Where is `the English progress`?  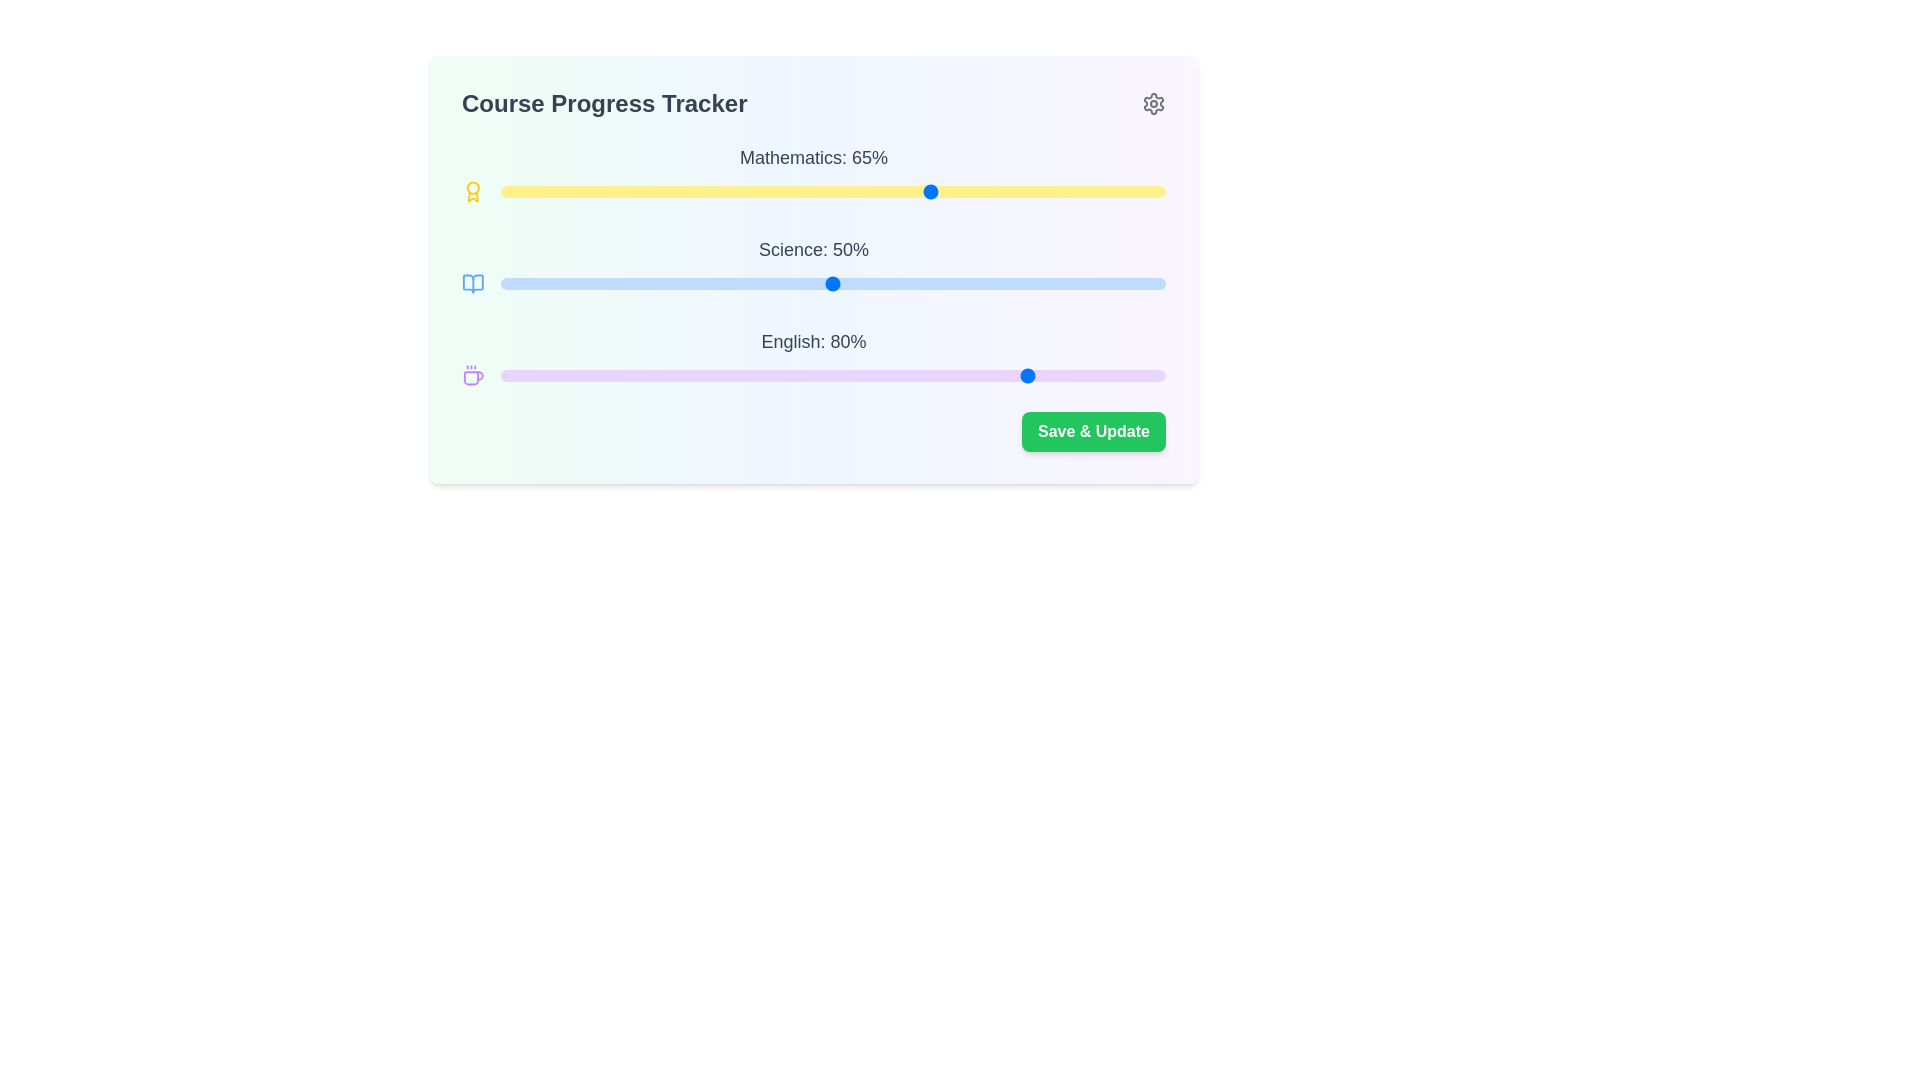
the English progress is located at coordinates (585, 375).